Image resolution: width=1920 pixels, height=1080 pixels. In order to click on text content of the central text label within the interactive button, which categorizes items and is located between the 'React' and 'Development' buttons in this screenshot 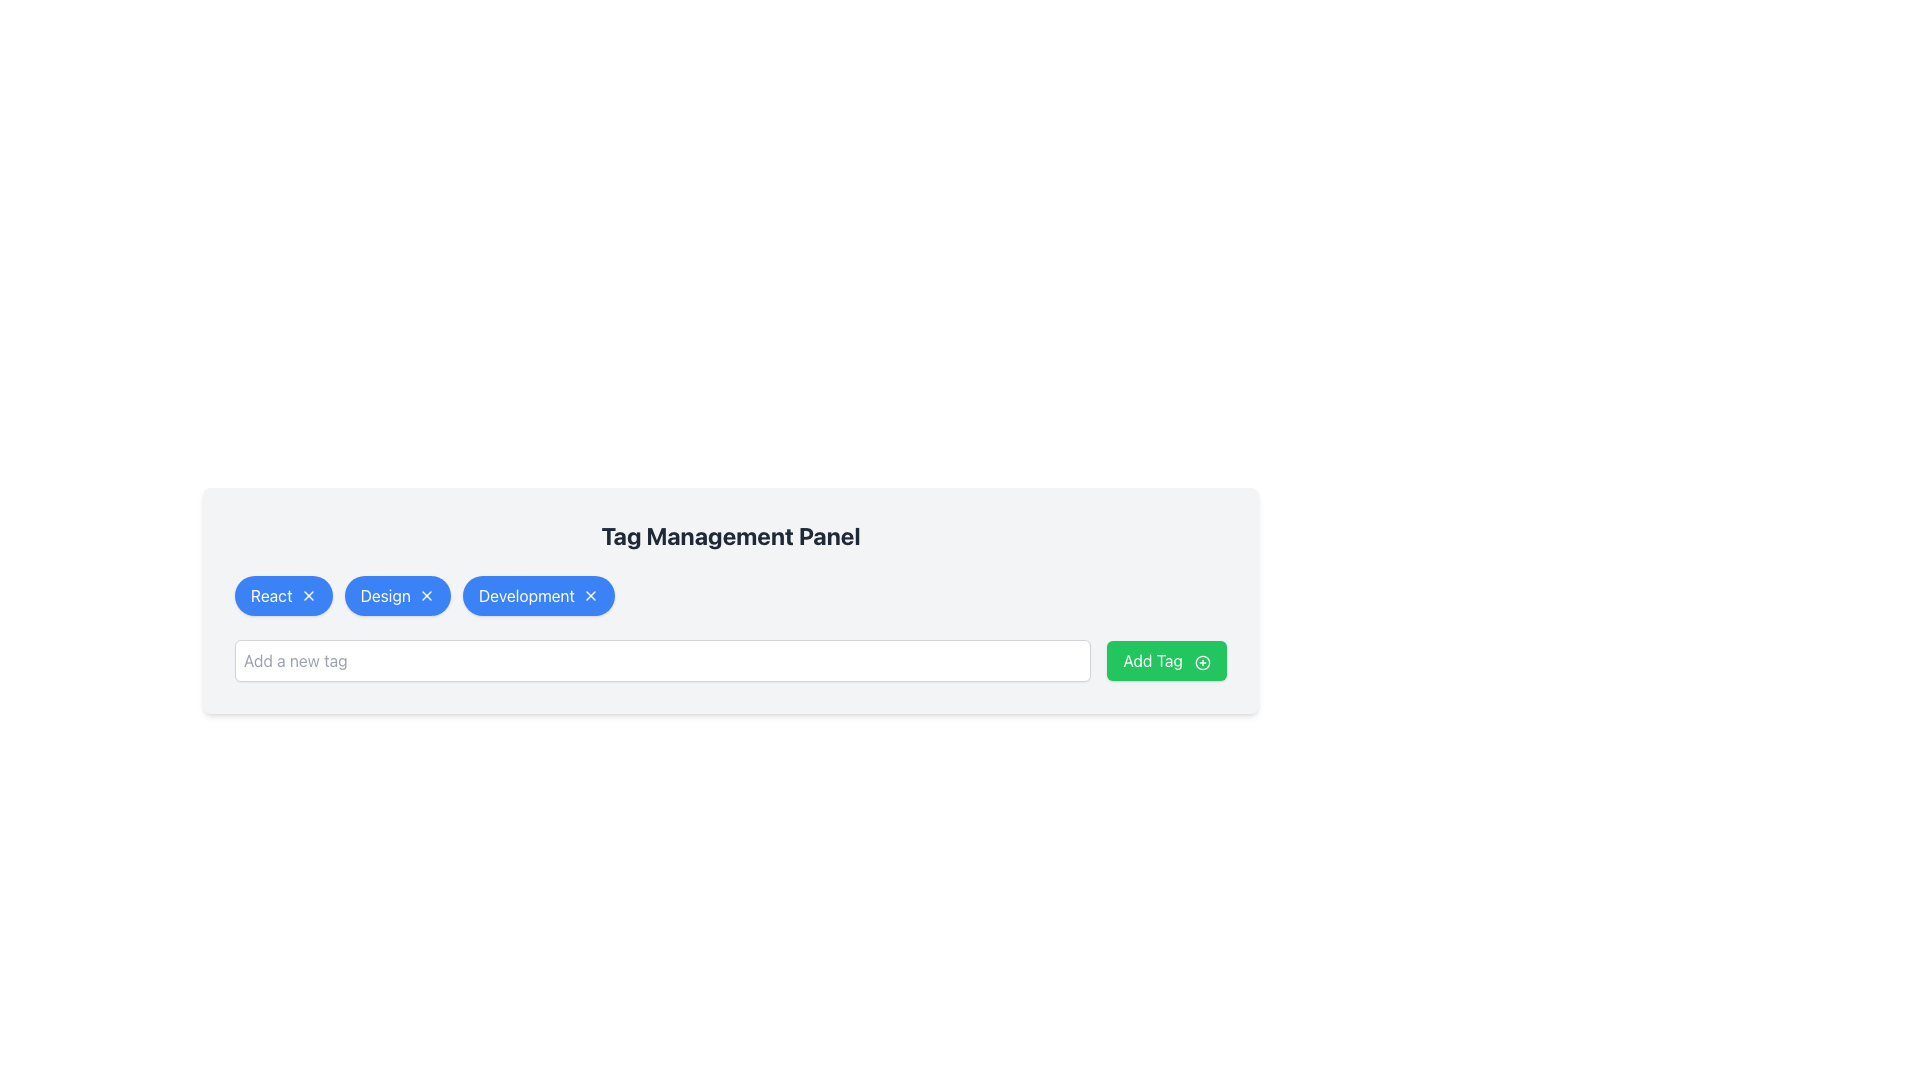, I will do `click(385, 595)`.